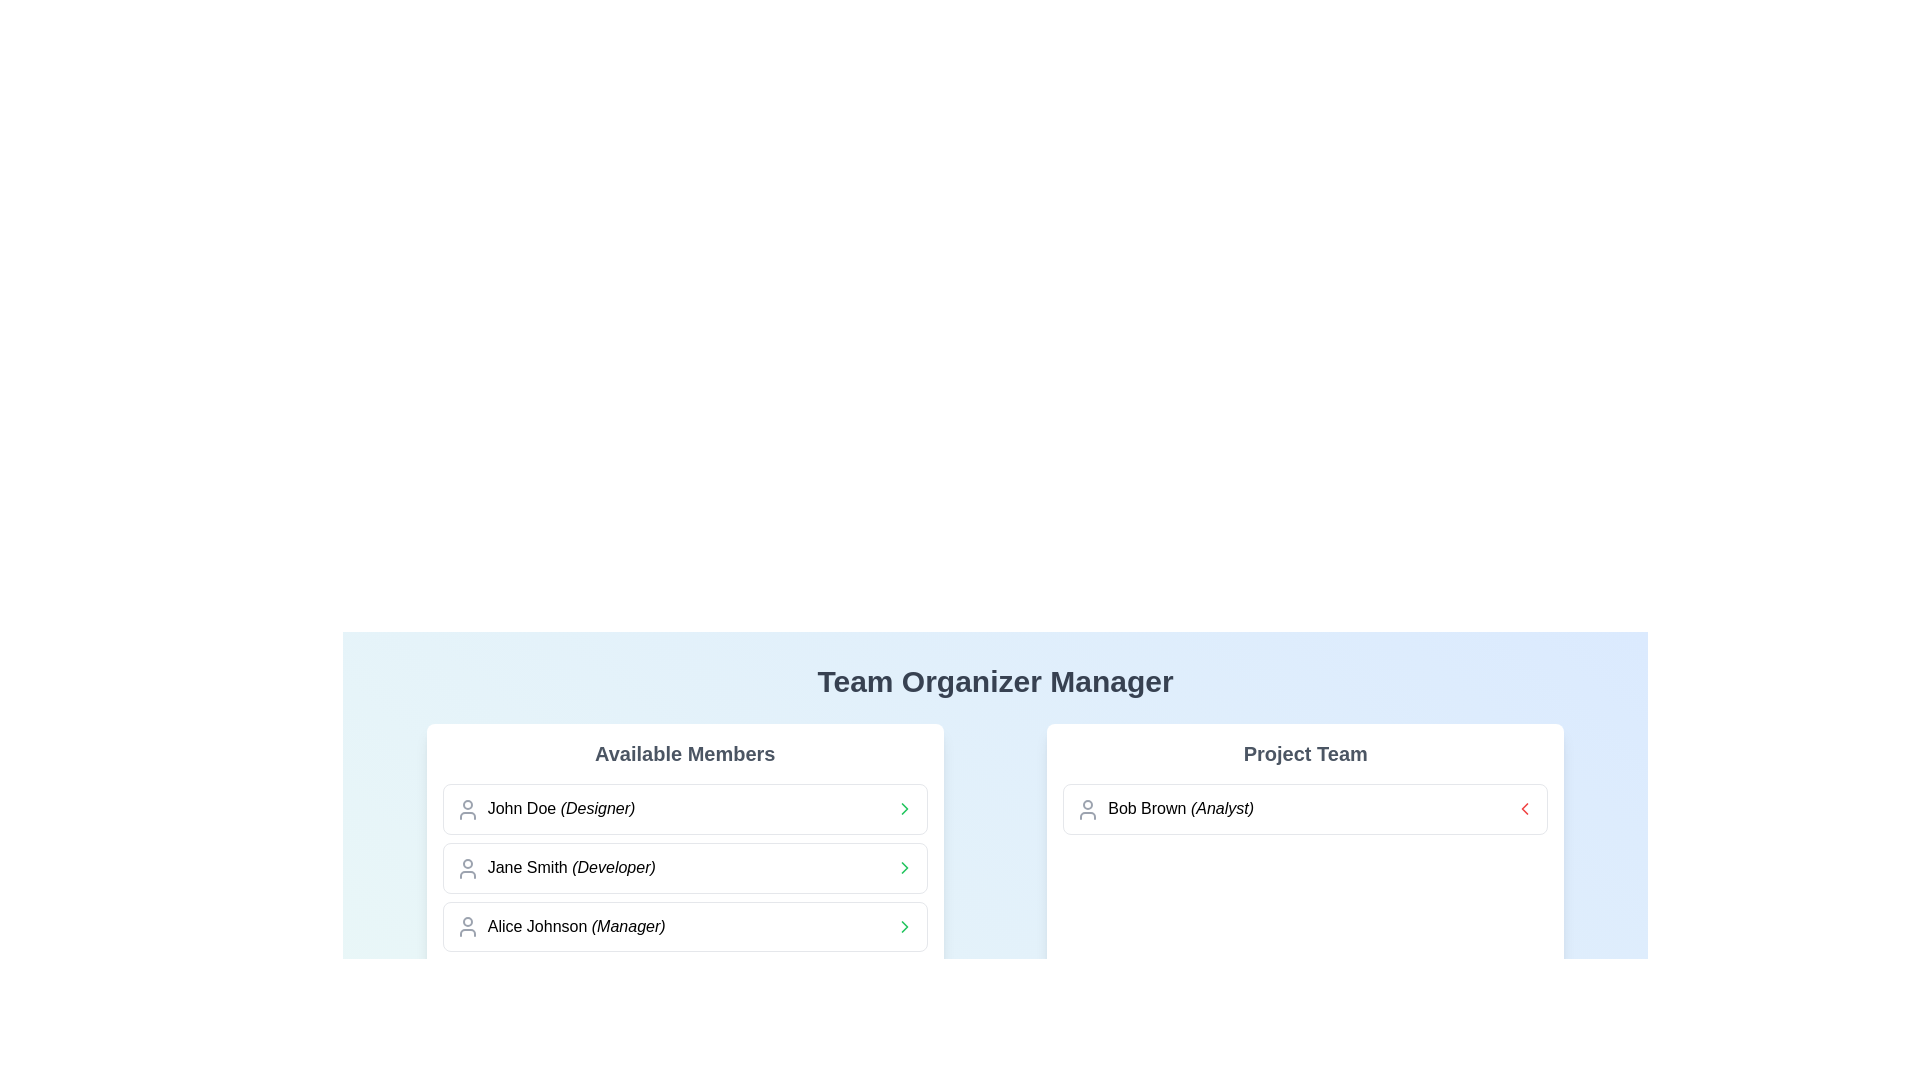 The width and height of the screenshot is (1920, 1080). What do you see at coordinates (1524, 808) in the screenshot?
I see `the small left-pointing chevron icon styled with red color, located to the right of 'Bob Brown (Analyst)'` at bounding box center [1524, 808].